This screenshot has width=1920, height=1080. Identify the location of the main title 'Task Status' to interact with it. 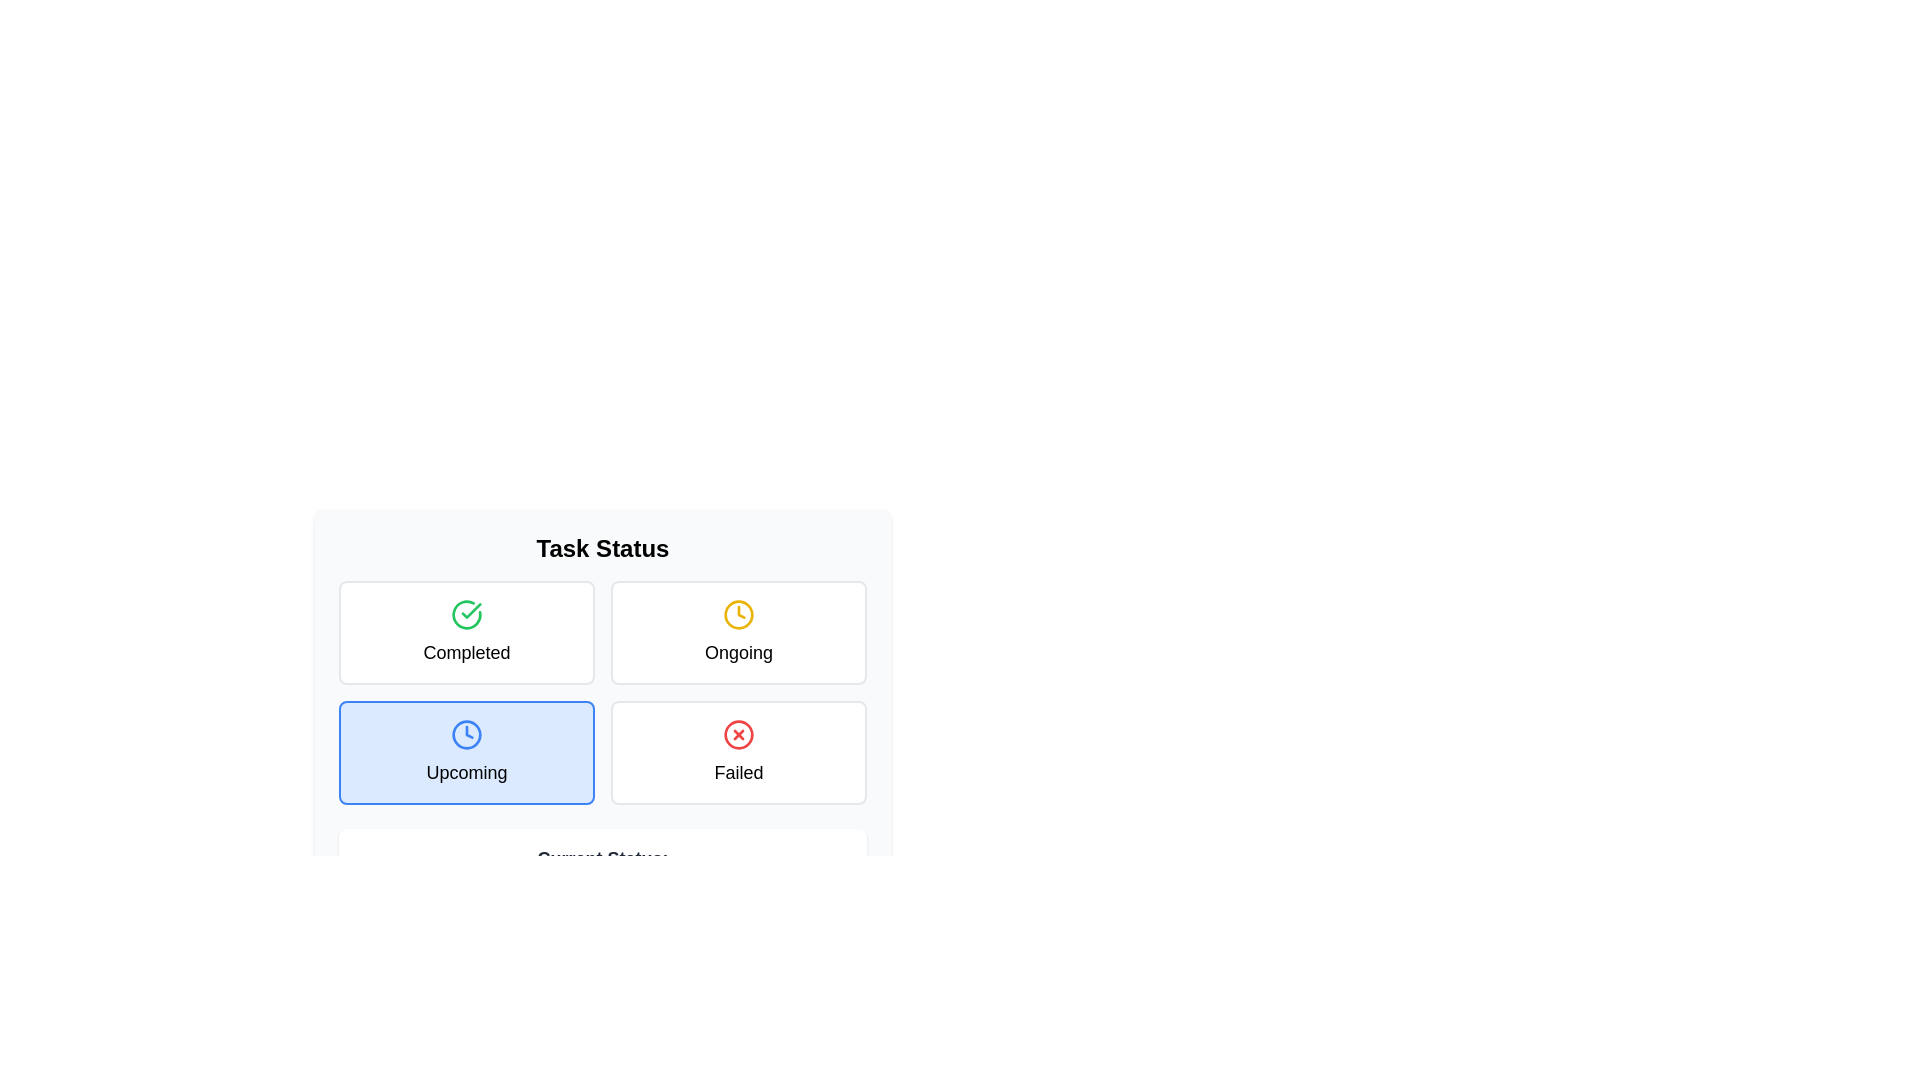
(602, 548).